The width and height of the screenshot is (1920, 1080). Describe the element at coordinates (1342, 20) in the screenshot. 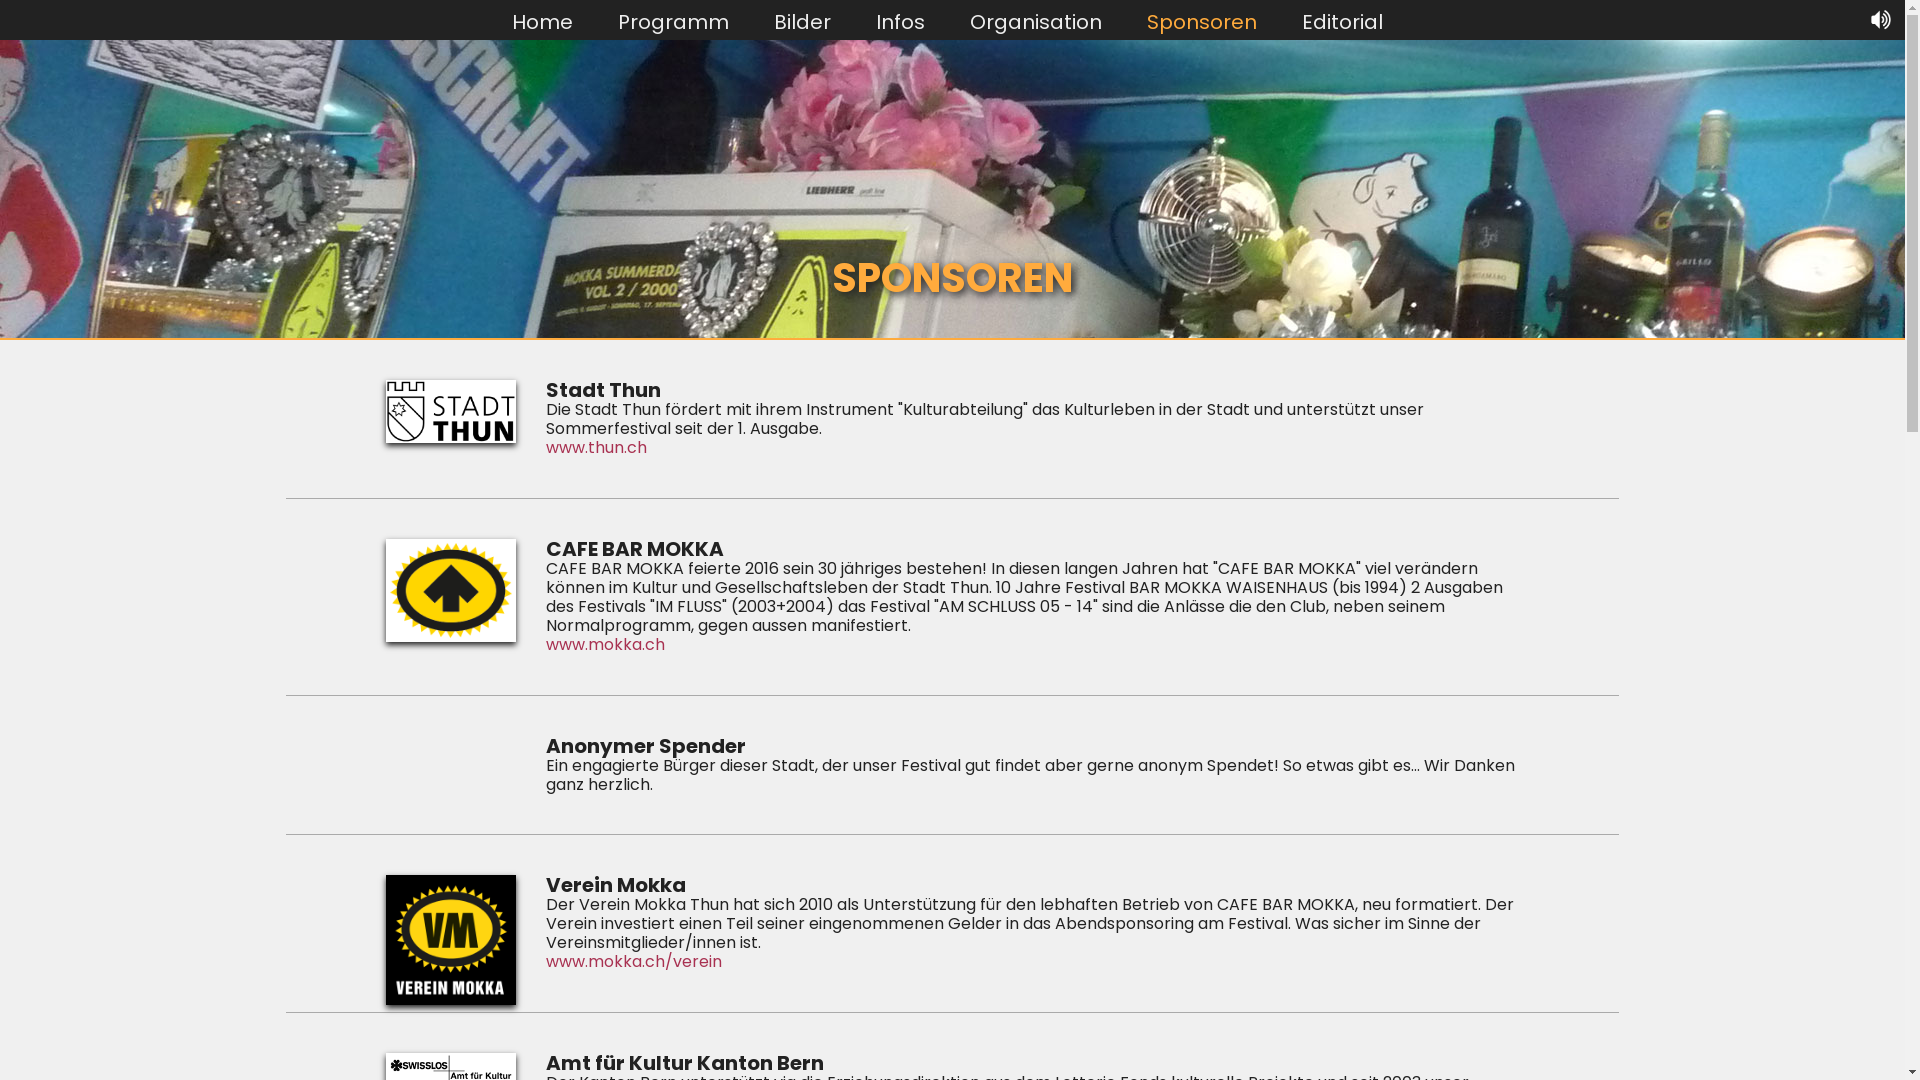

I see `'Editorial'` at that location.